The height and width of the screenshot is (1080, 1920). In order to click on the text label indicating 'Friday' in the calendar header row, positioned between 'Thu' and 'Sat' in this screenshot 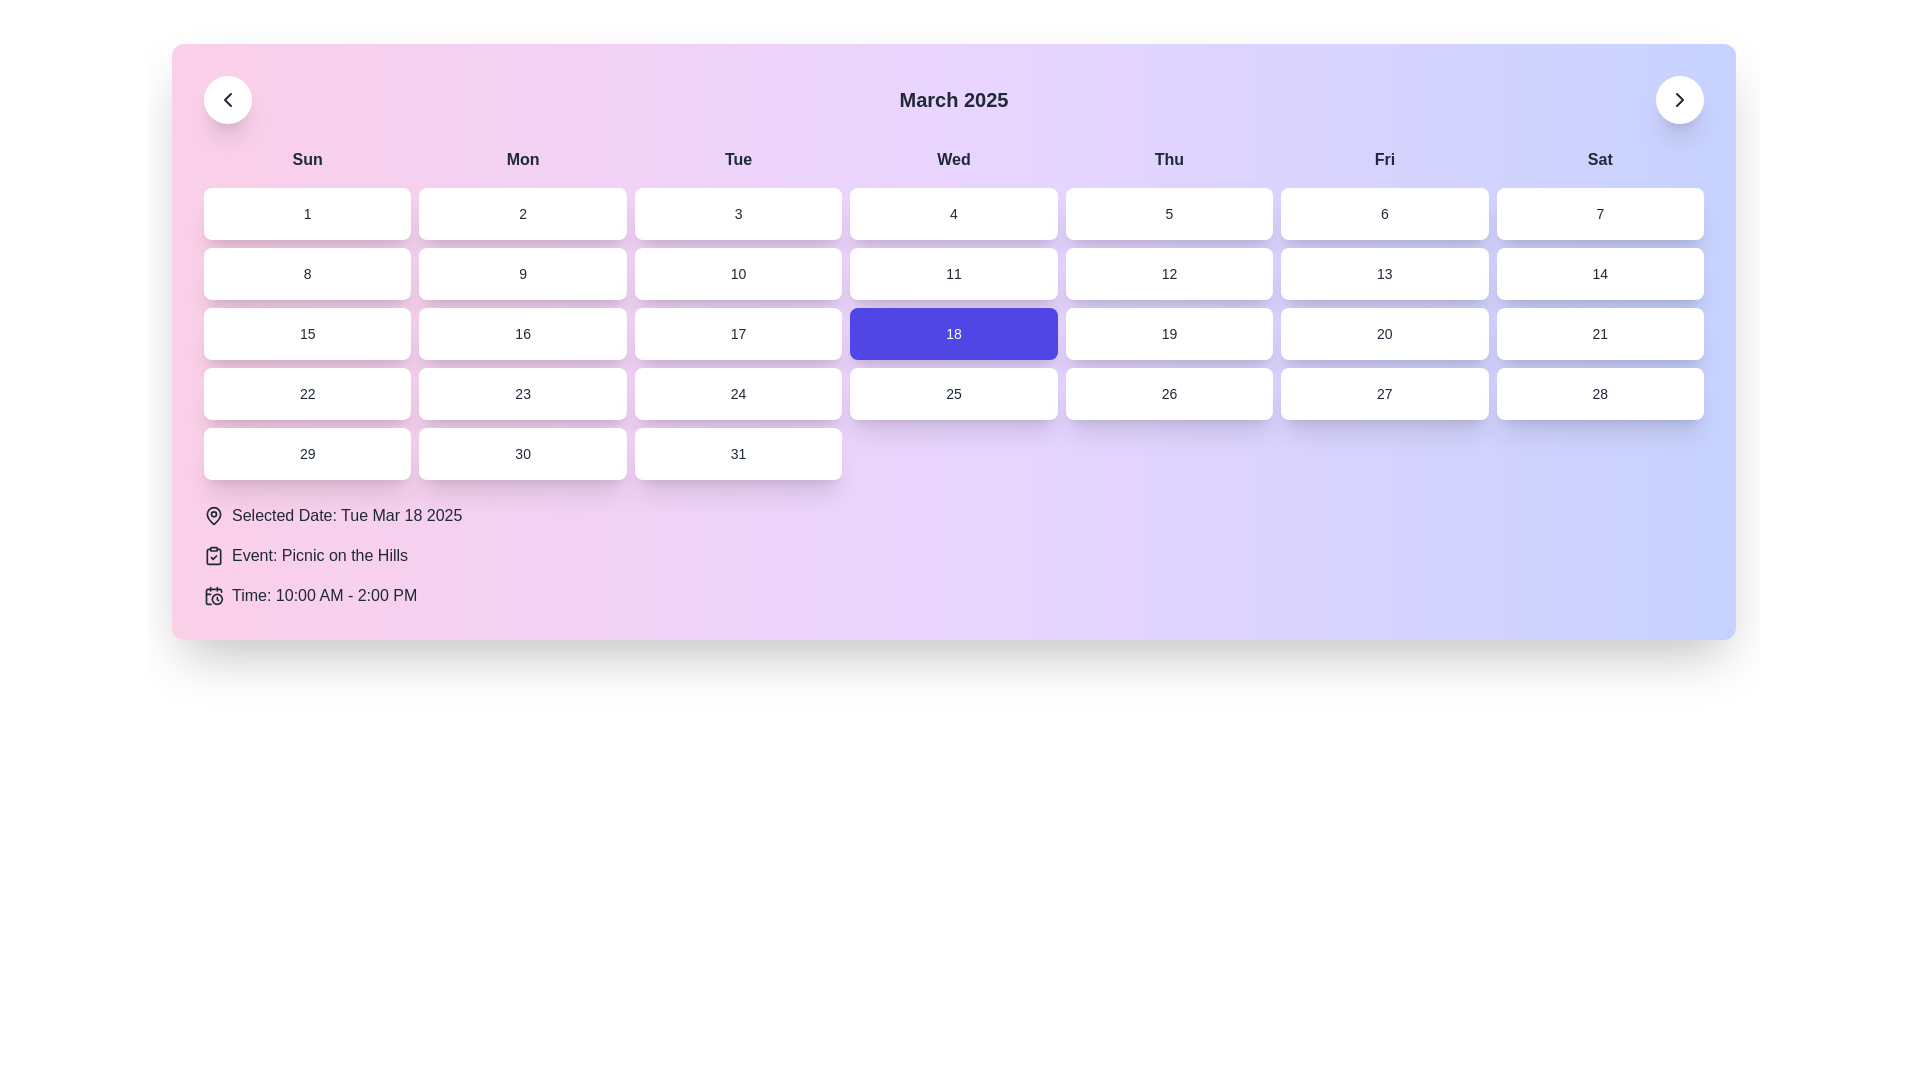, I will do `click(1383, 158)`.